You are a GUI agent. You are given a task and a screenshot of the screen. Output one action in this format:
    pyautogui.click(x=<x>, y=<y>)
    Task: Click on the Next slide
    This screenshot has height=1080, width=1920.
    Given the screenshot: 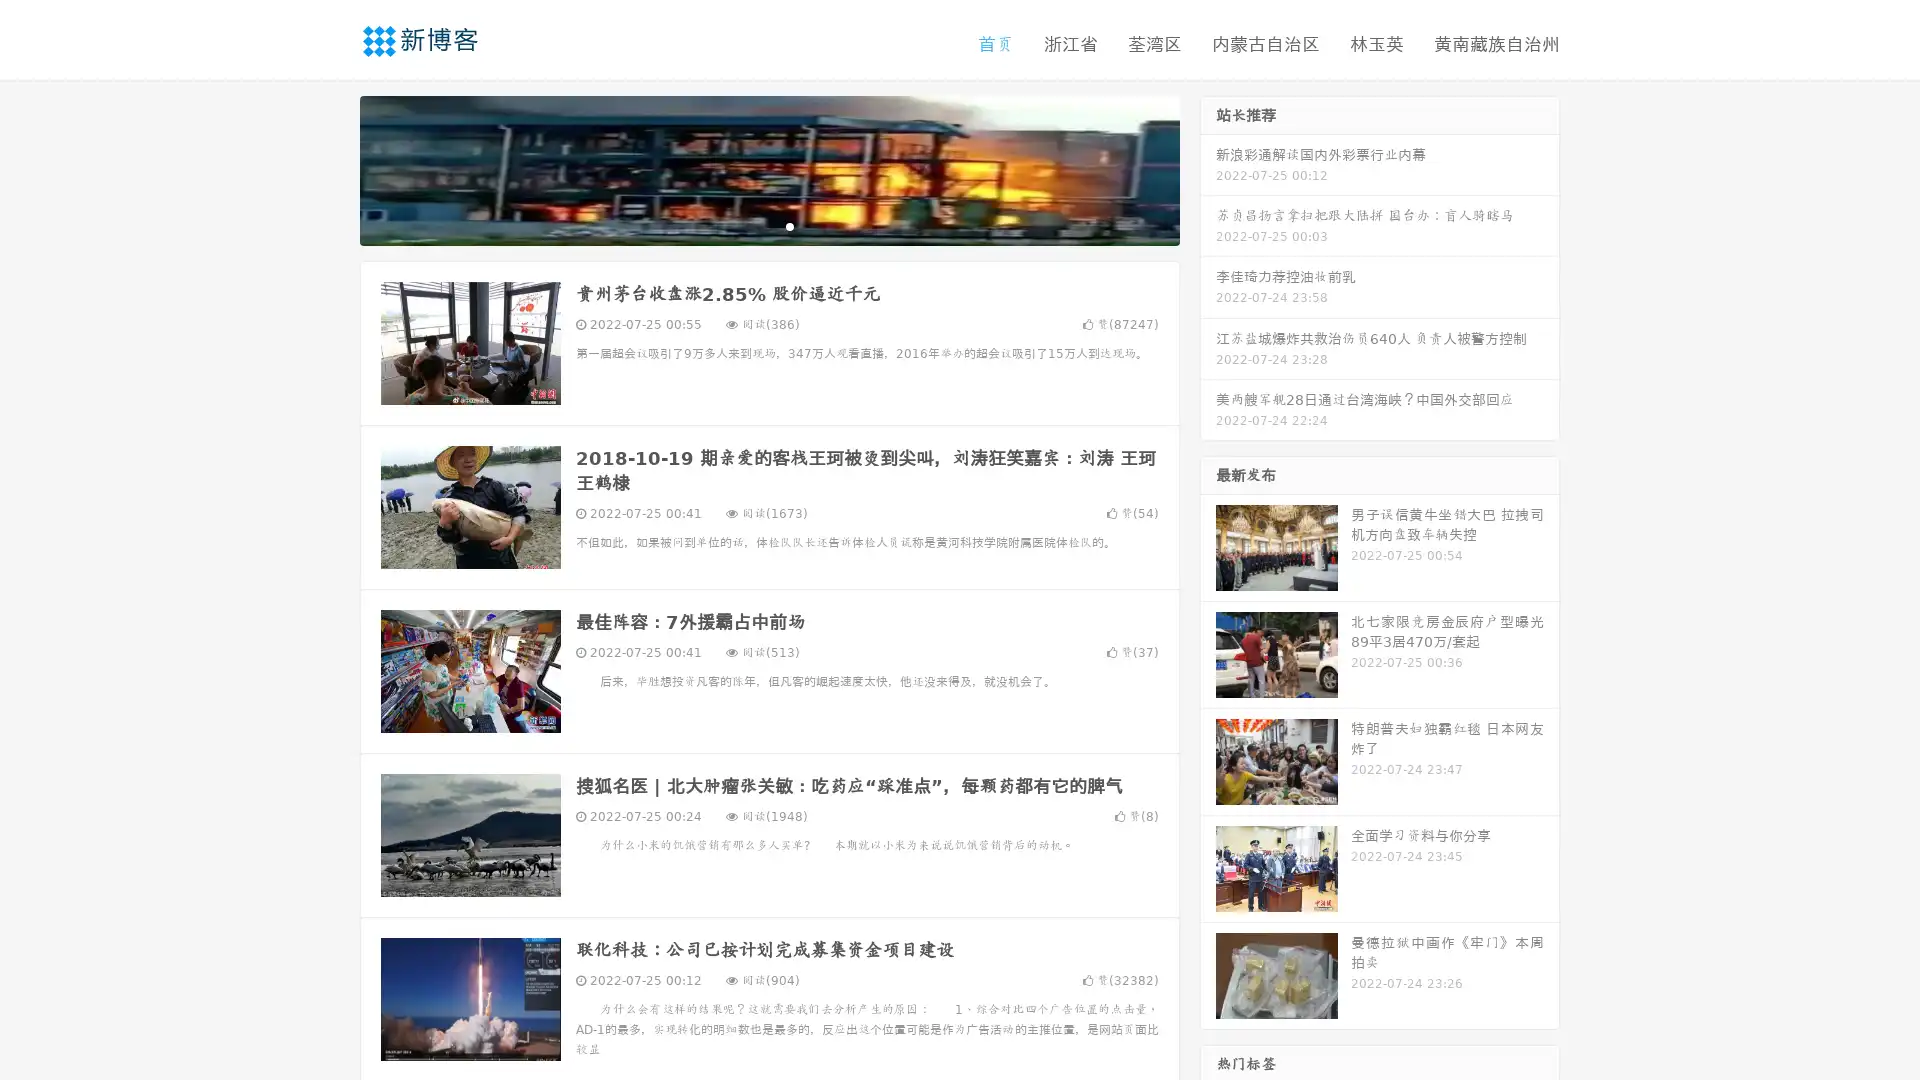 What is the action you would take?
    pyautogui.click(x=1208, y=168)
    